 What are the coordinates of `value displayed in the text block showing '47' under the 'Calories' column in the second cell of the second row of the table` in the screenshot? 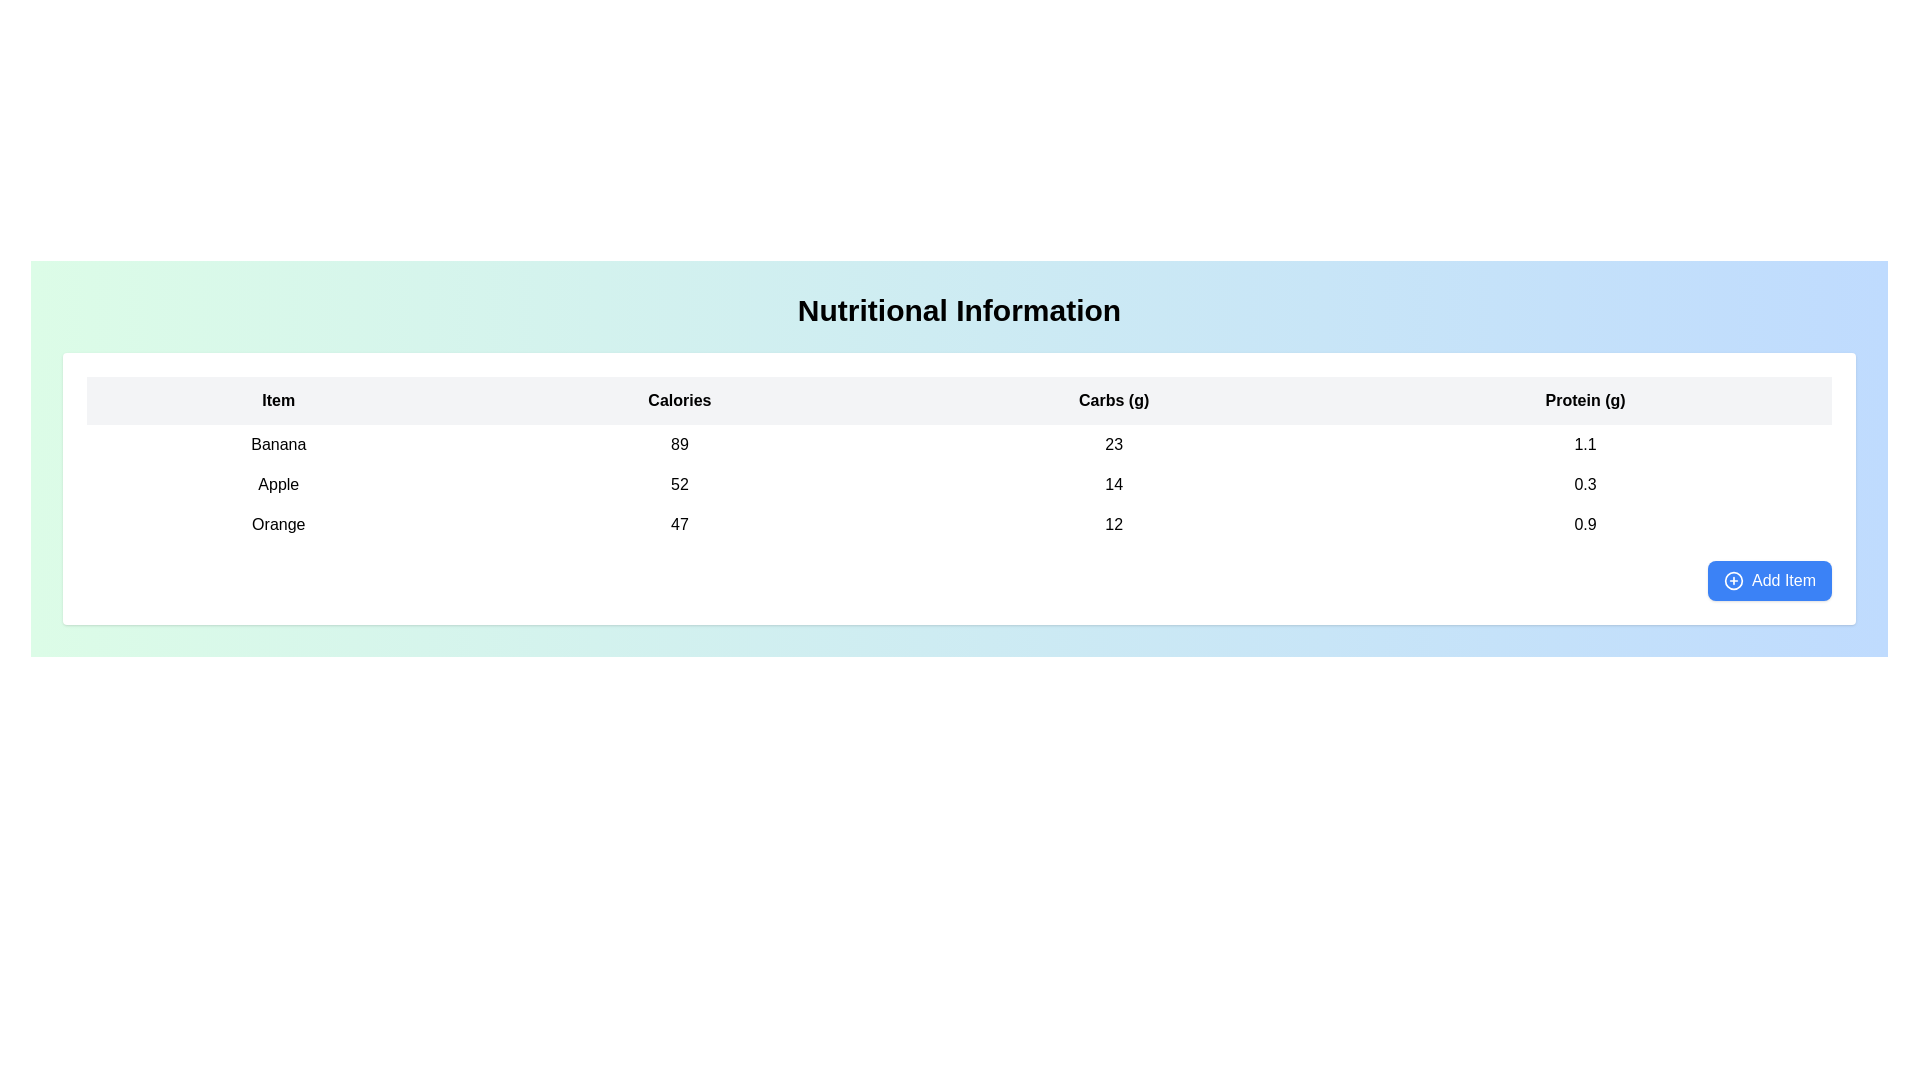 It's located at (679, 523).